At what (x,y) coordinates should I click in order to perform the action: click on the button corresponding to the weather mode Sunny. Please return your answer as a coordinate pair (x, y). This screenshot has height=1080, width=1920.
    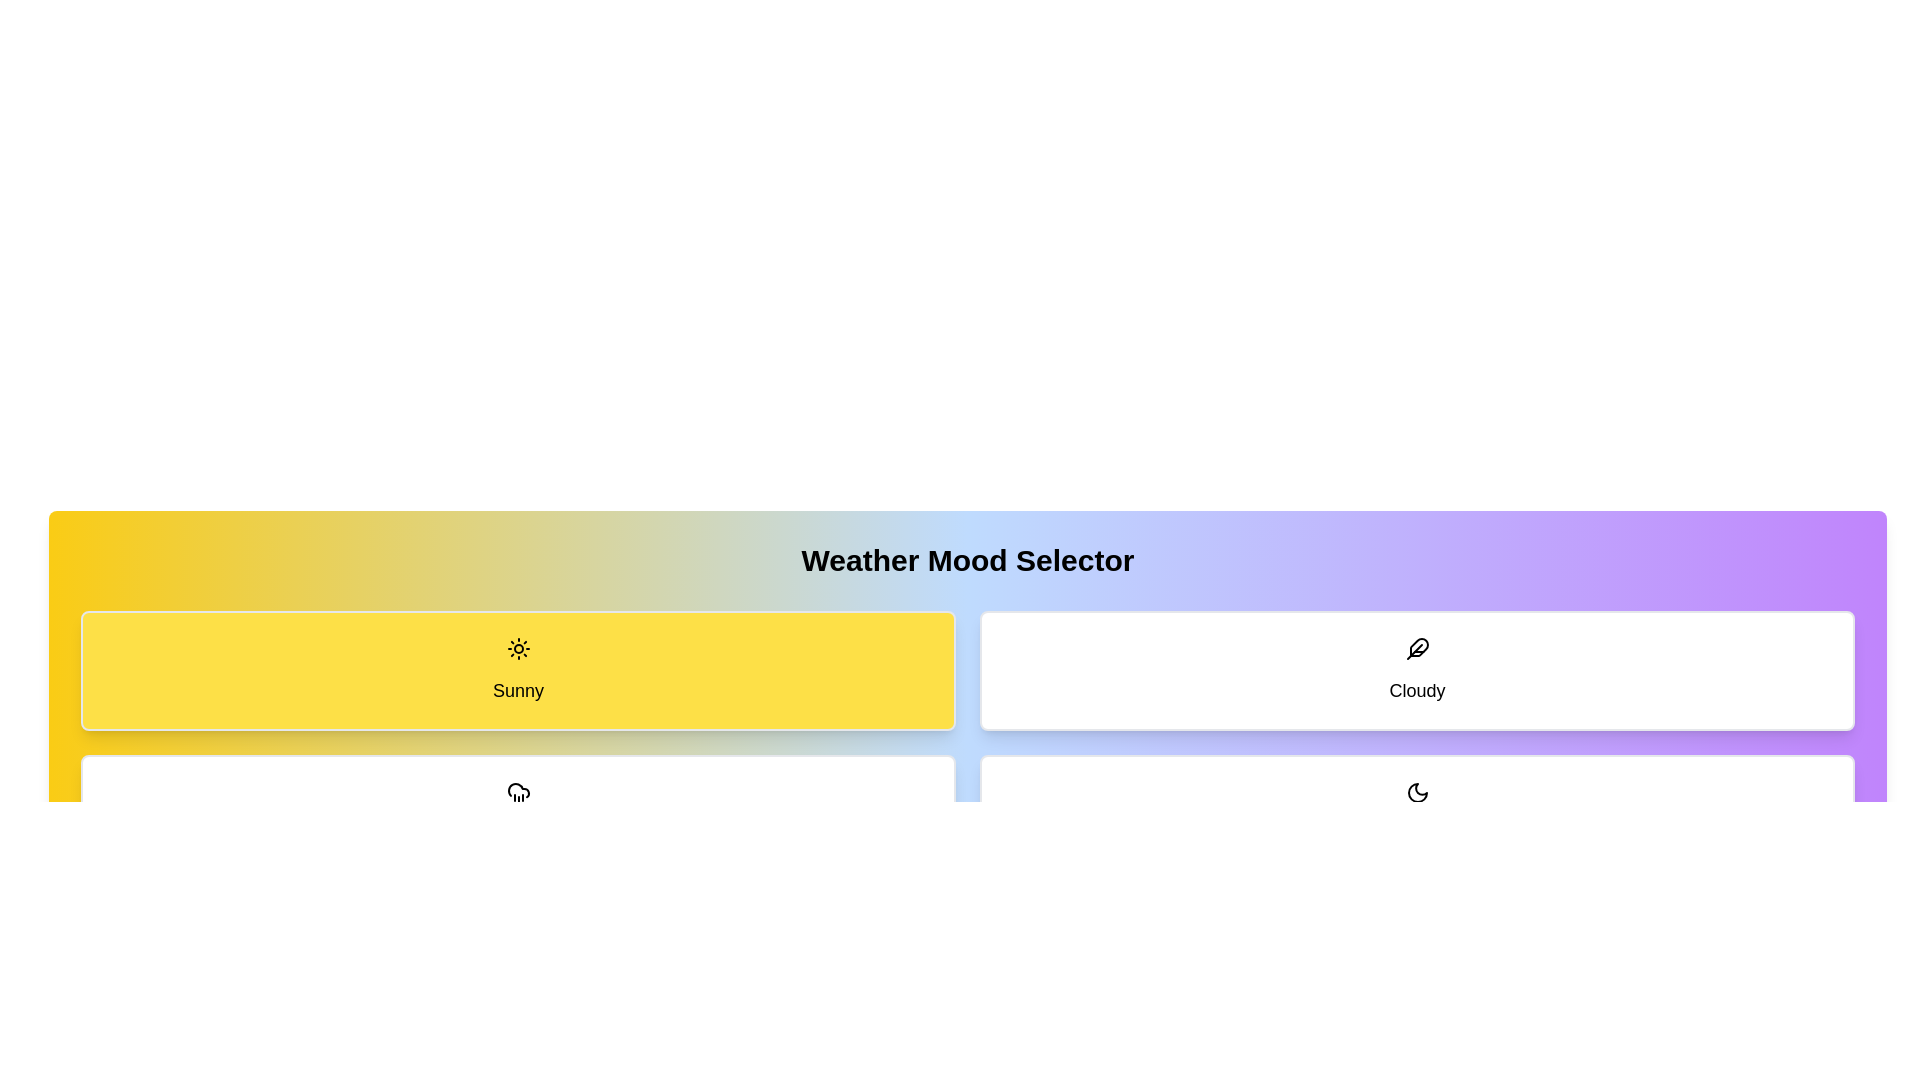
    Looking at the image, I should click on (518, 671).